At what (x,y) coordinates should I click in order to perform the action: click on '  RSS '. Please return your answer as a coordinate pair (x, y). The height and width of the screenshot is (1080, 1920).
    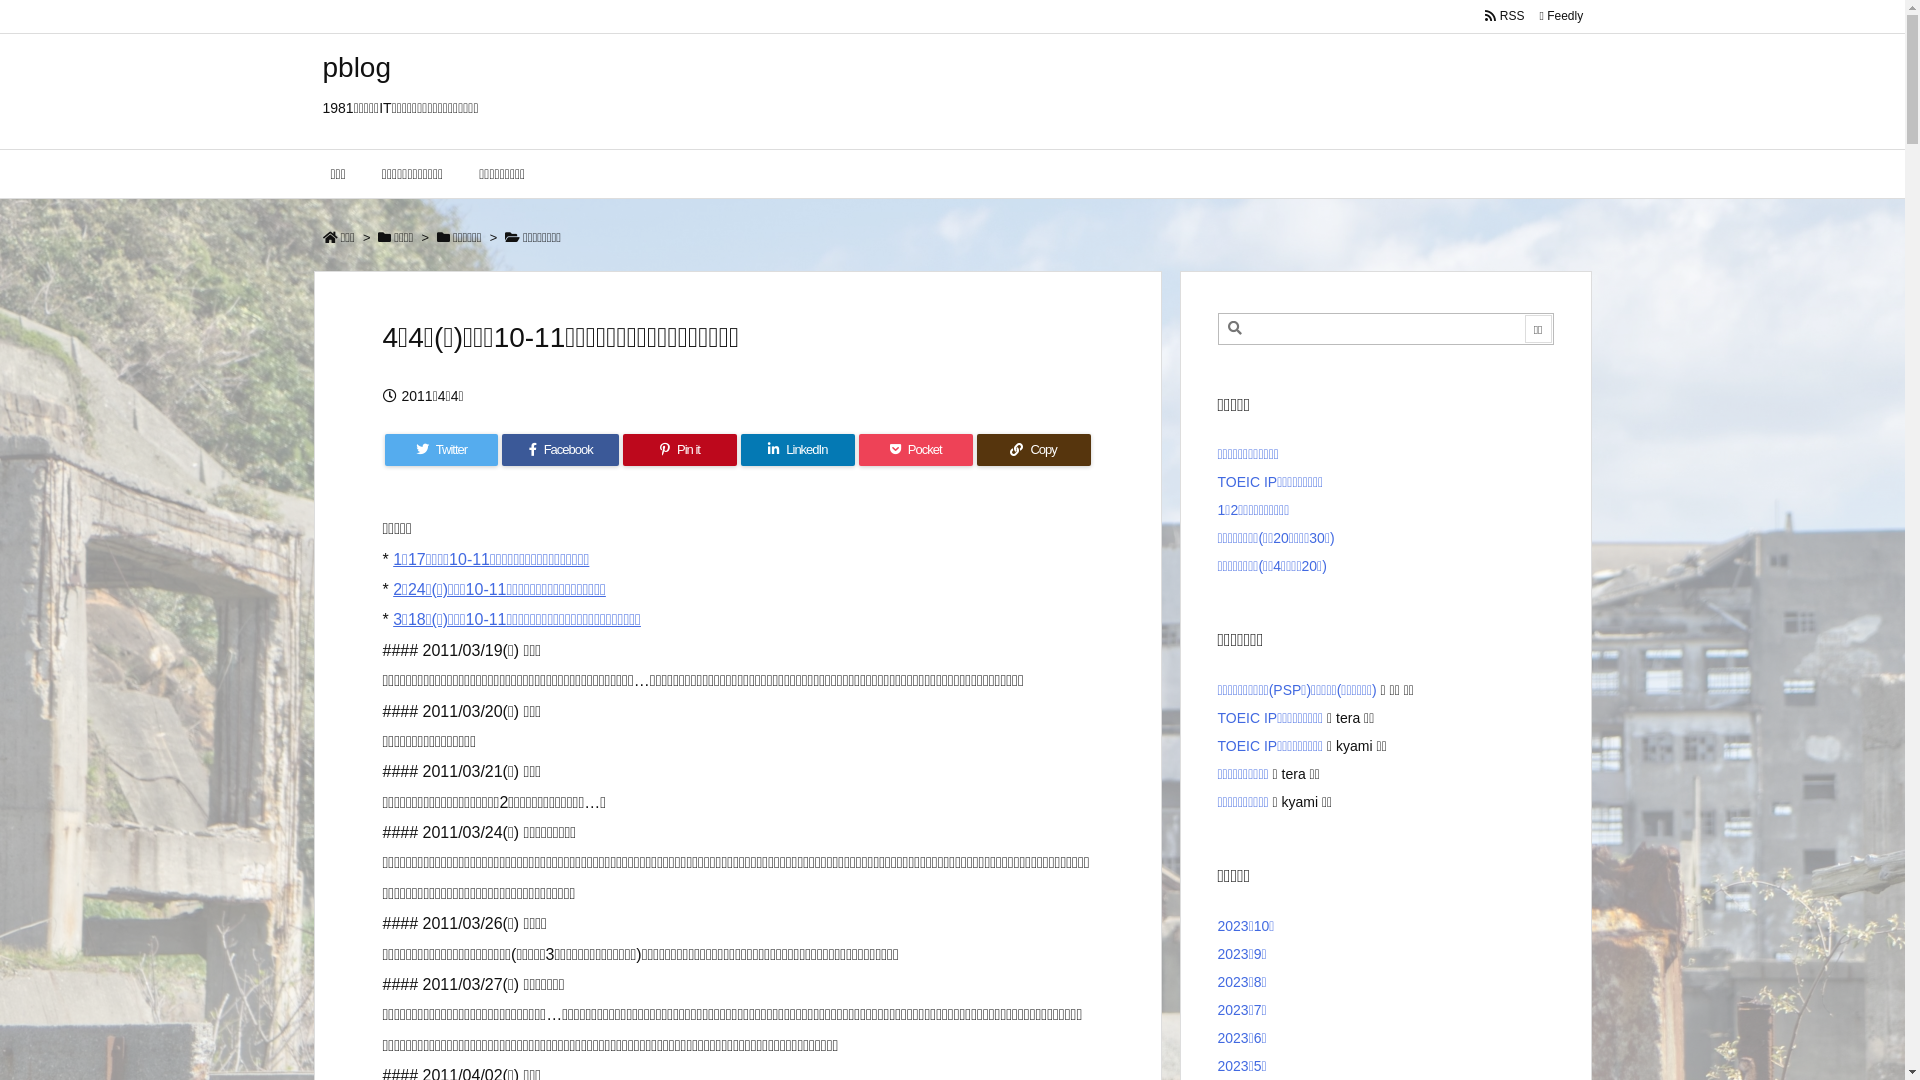
    Looking at the image, I should click on (1505, 15).